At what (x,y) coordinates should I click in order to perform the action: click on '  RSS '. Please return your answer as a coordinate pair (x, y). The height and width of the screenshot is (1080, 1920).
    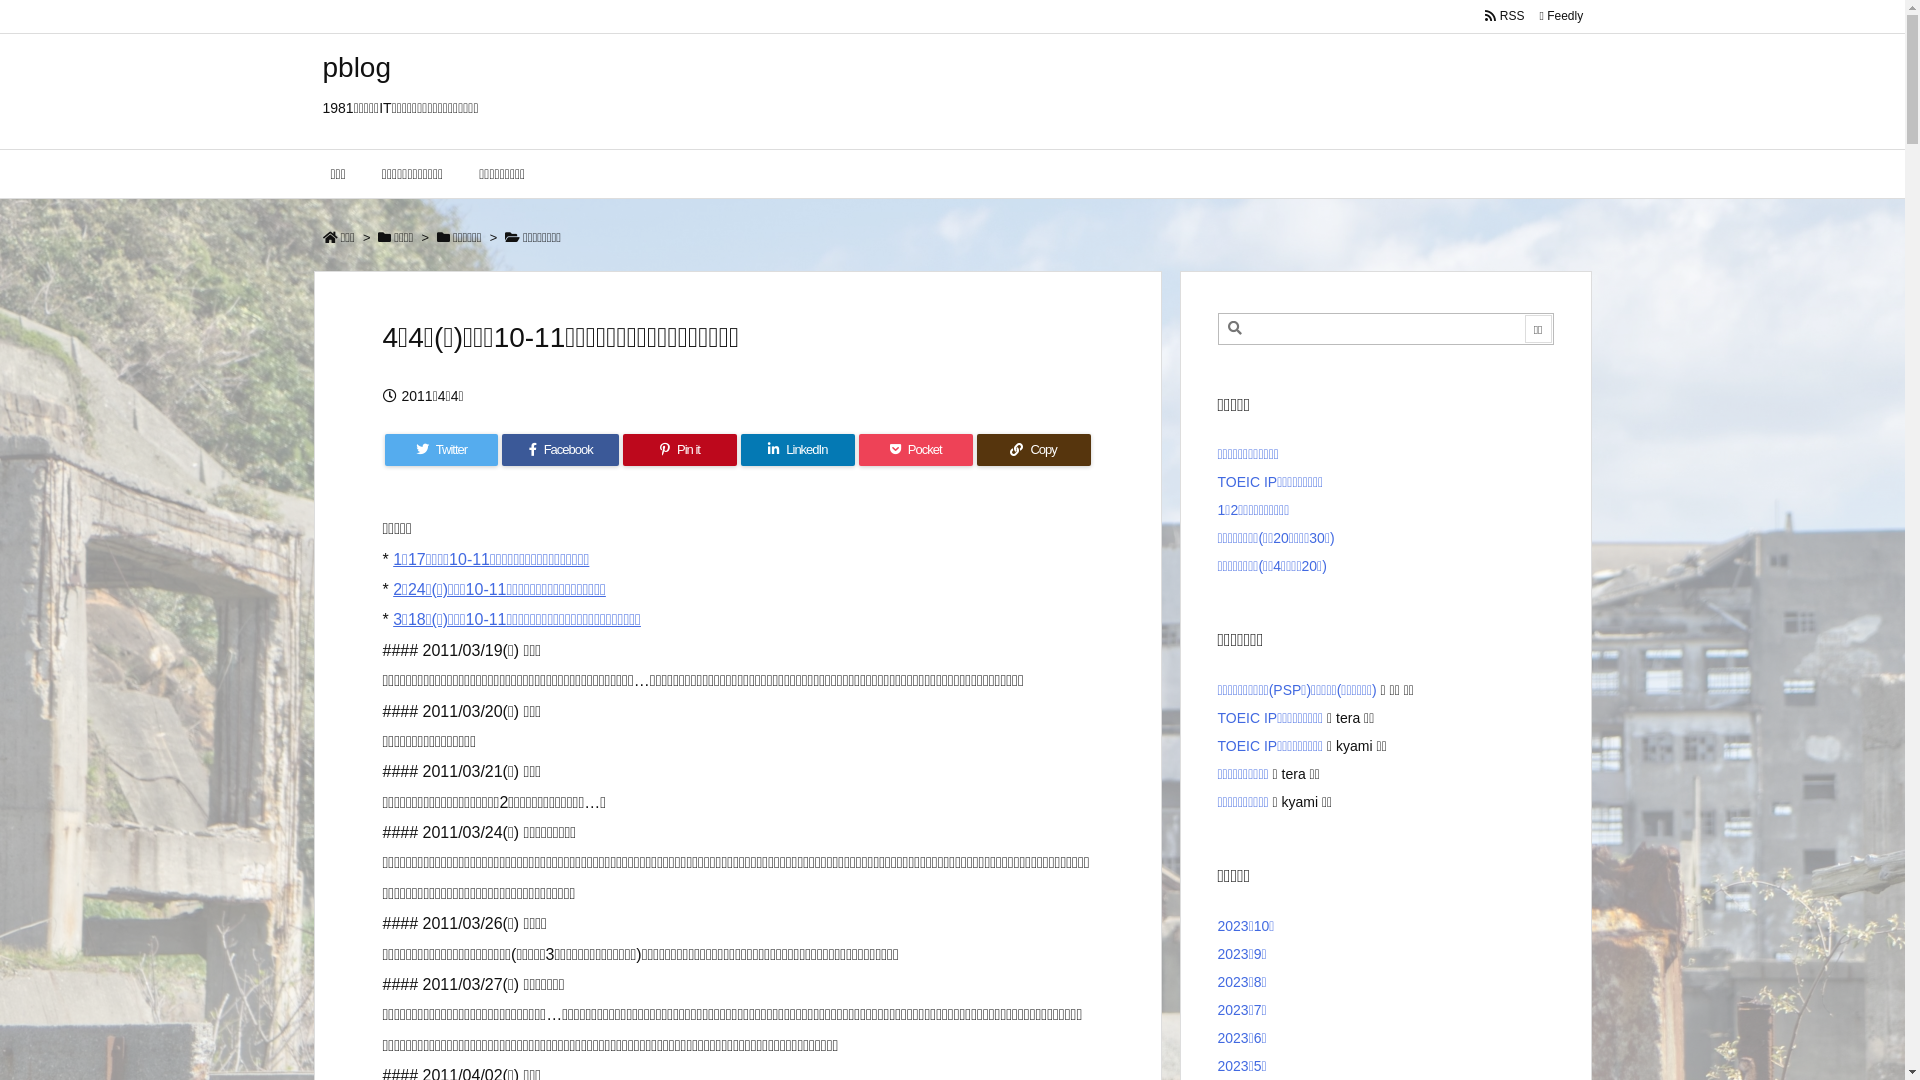
    Looking at the image, I should click on (1505, 15).